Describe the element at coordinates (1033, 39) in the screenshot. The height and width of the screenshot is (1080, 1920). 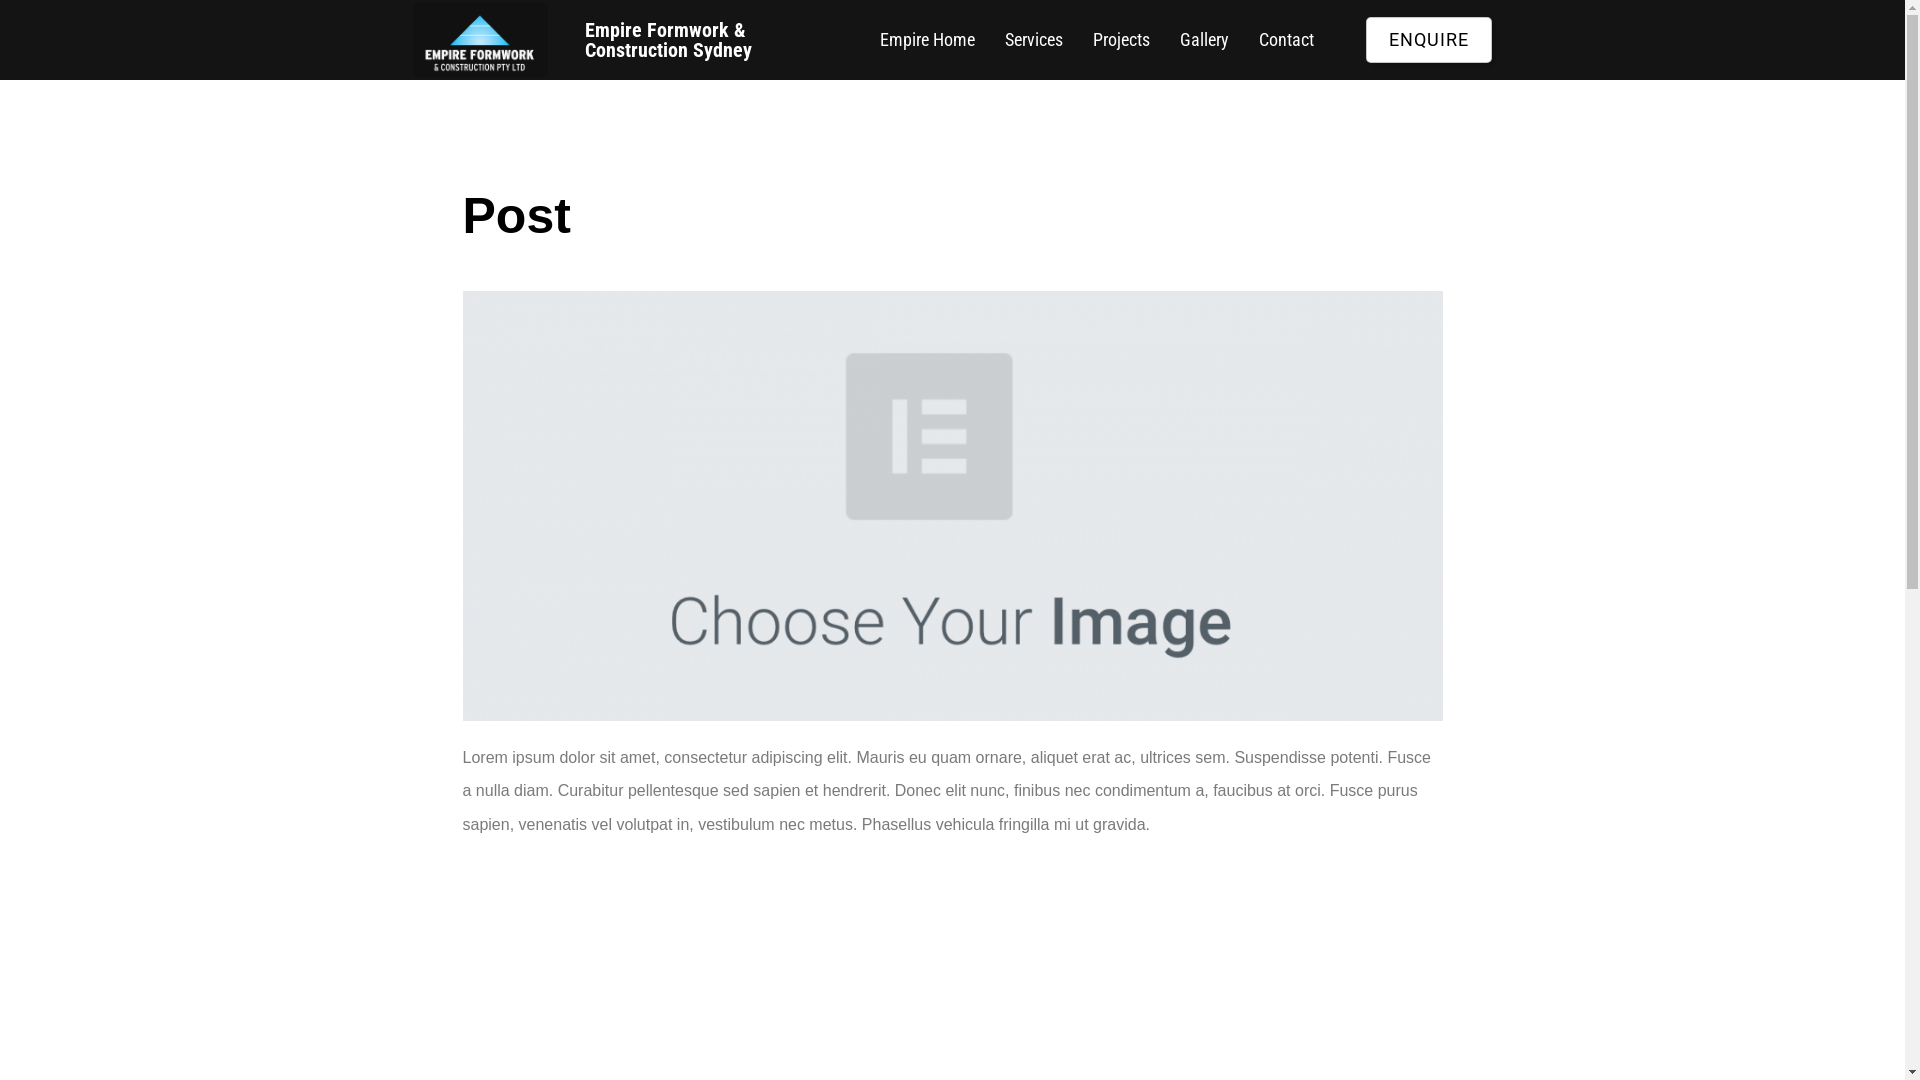
I see `'Services'` at that location.